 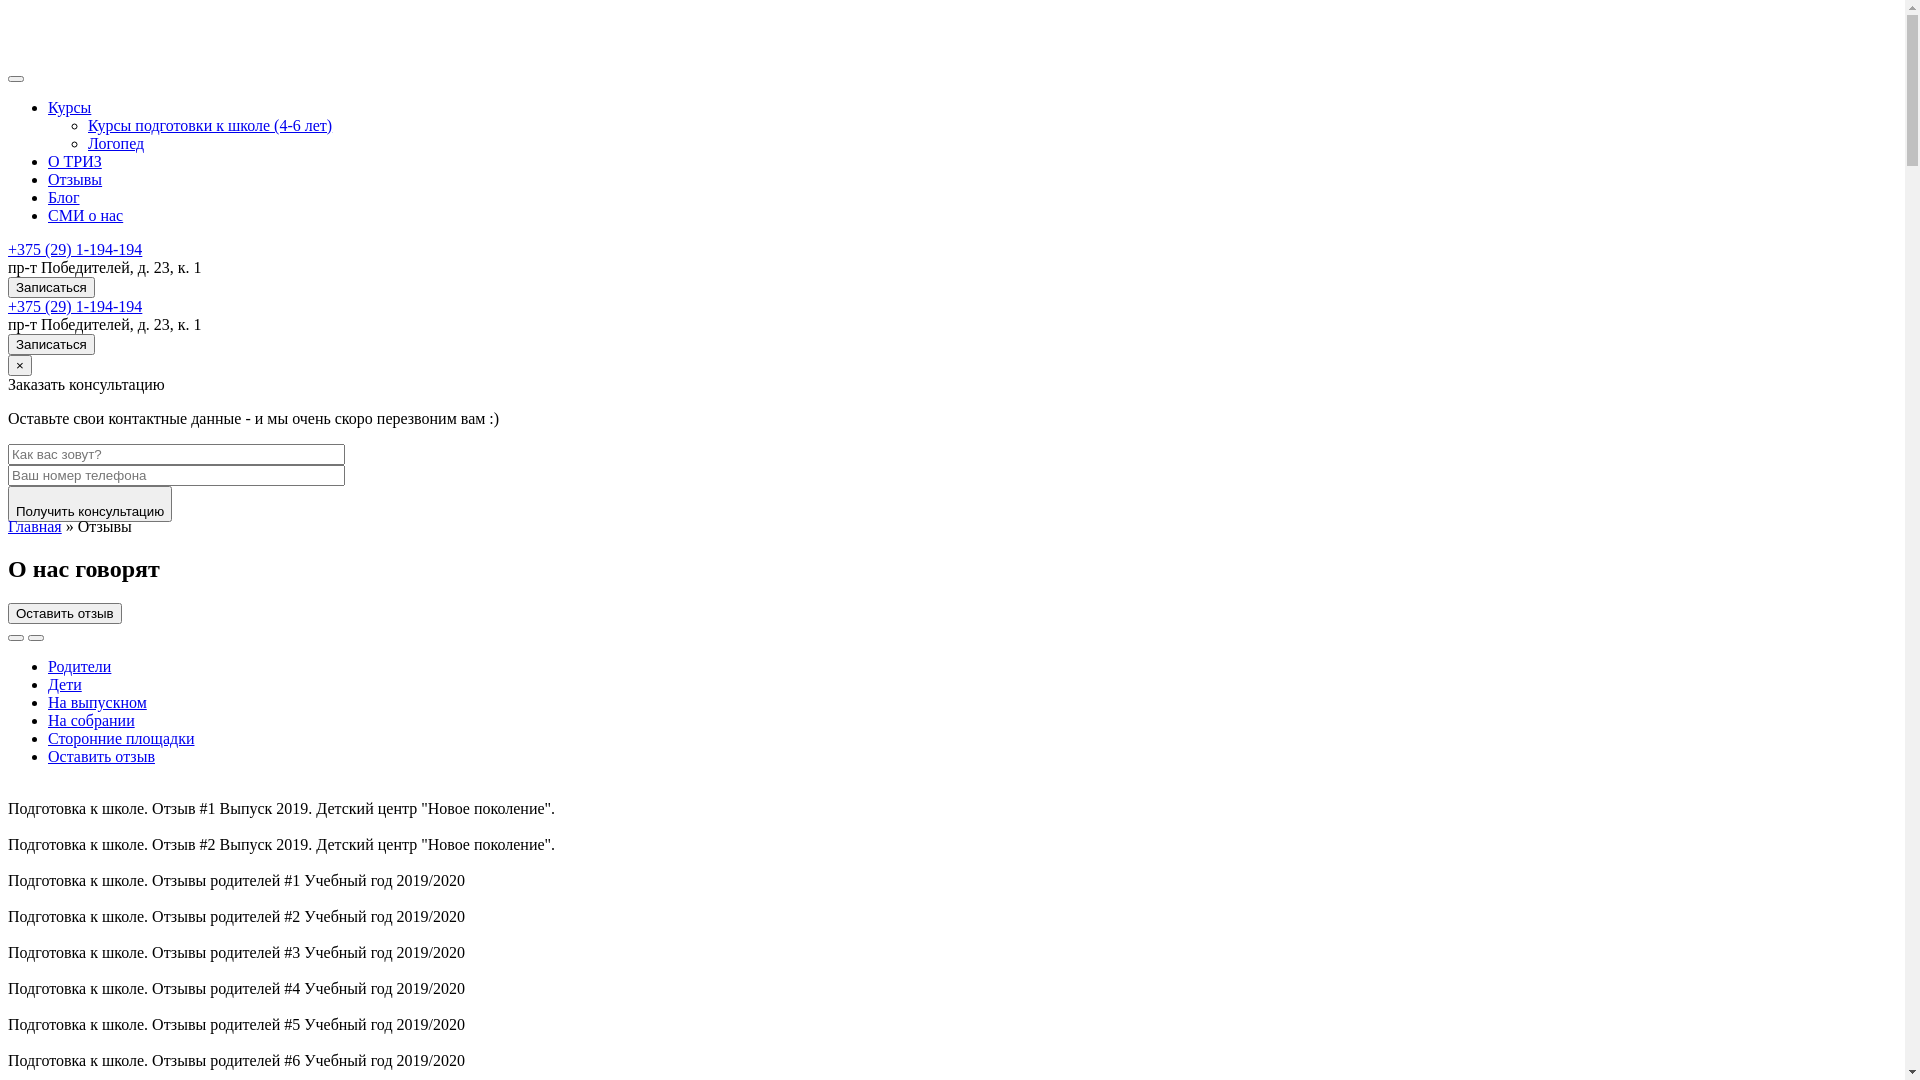 I want to click on '+375 (29) 1-194-194', so click(x=75, y=306).